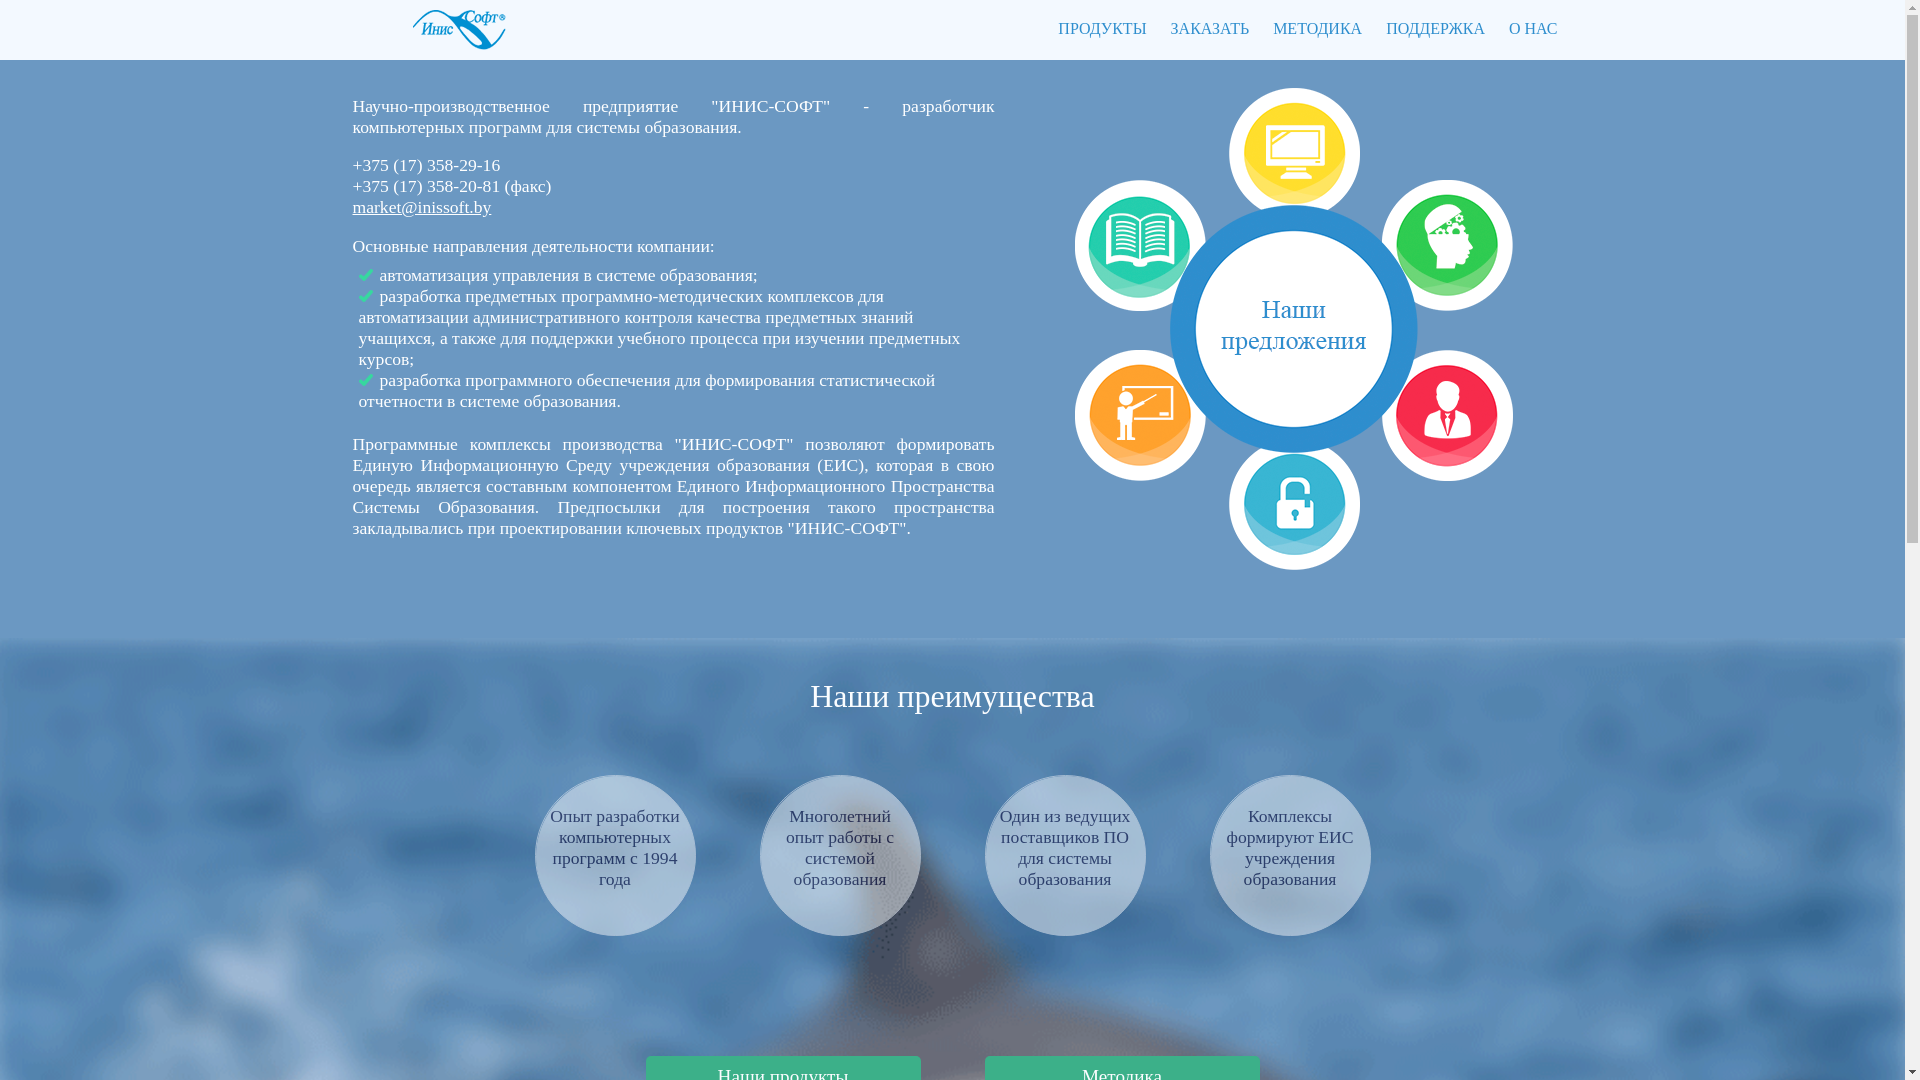 The width and height of the screenshot is (1920, 1080). What do you see at coordinates (420, 207) in the screenshot?
I see `'market@inissoft.by'` at bounding box center [420, 207].